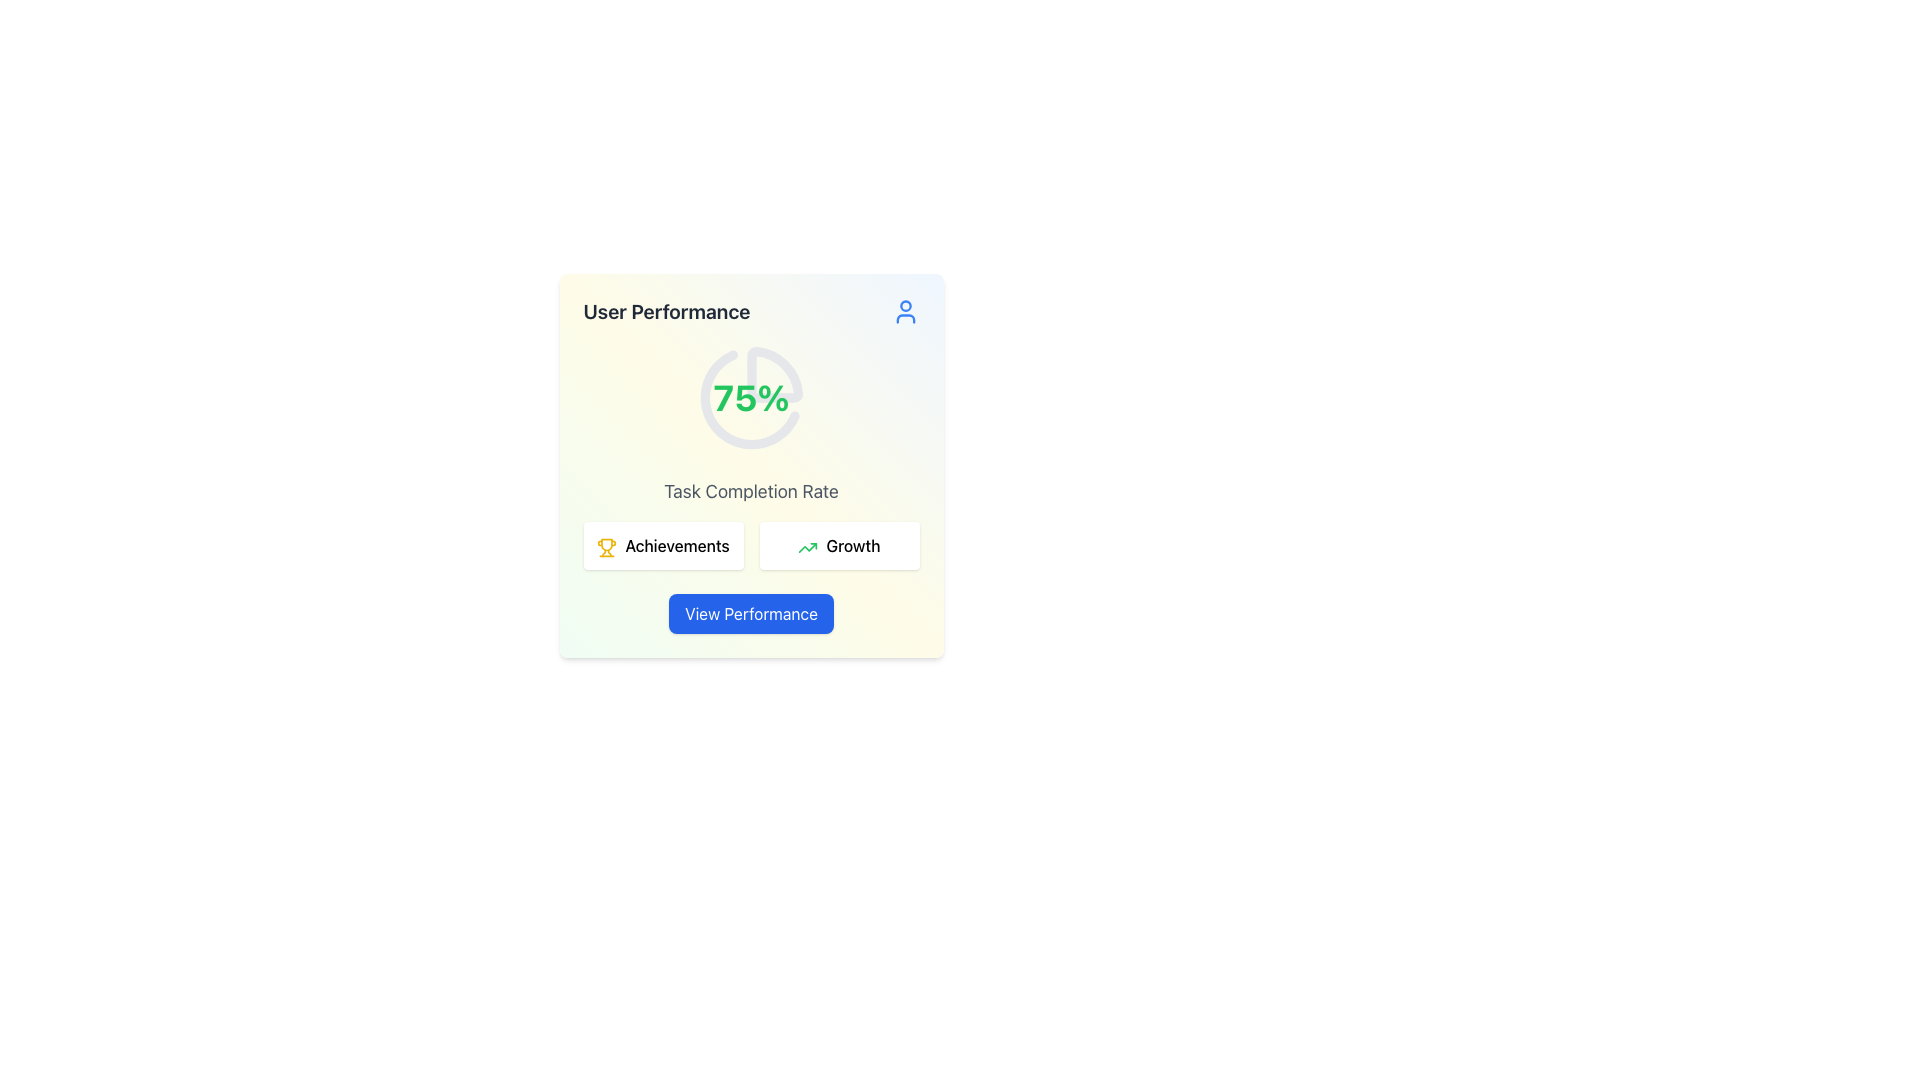 Image resolution: width=1920 pixels, height=1080 pixels. I want to click on the Text label that conveys information about achievements or milestones, positioned centrally within a white card with rounded corners, located on the left side of the card adjacent to a trophy icon, so click(677, 546).